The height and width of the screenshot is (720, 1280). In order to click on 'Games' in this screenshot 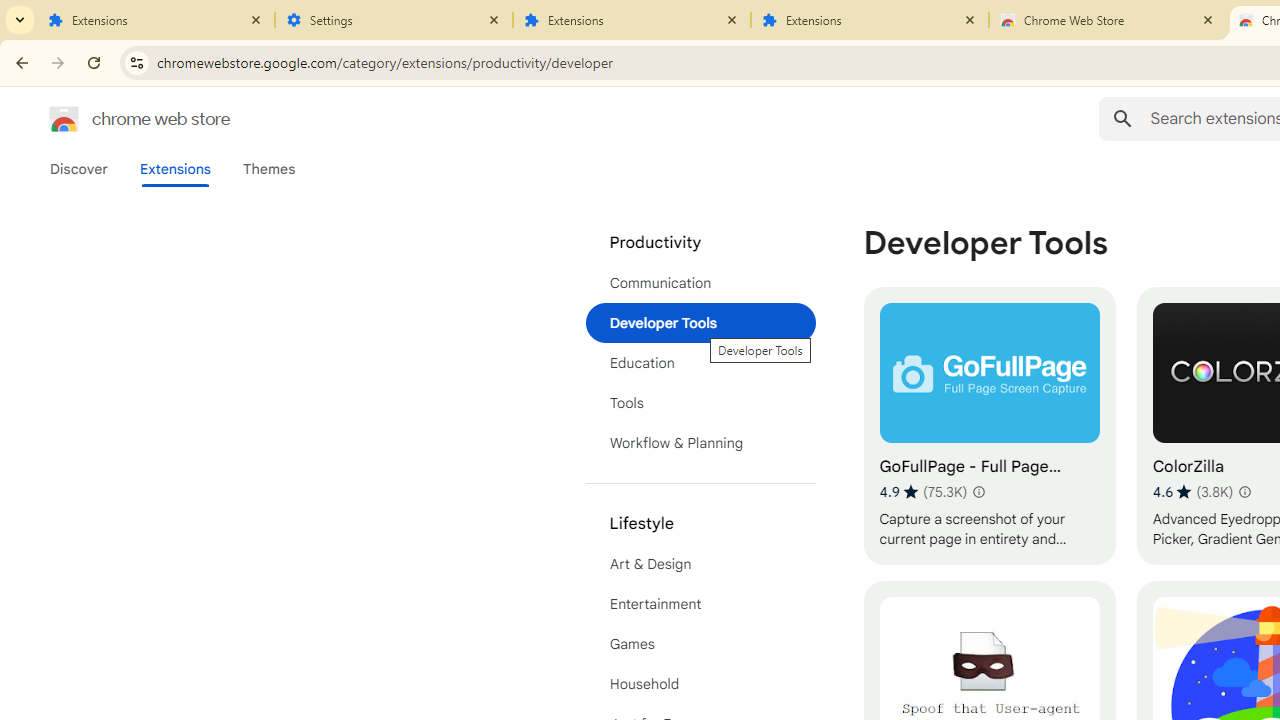, I will do `click(700, 644)`.